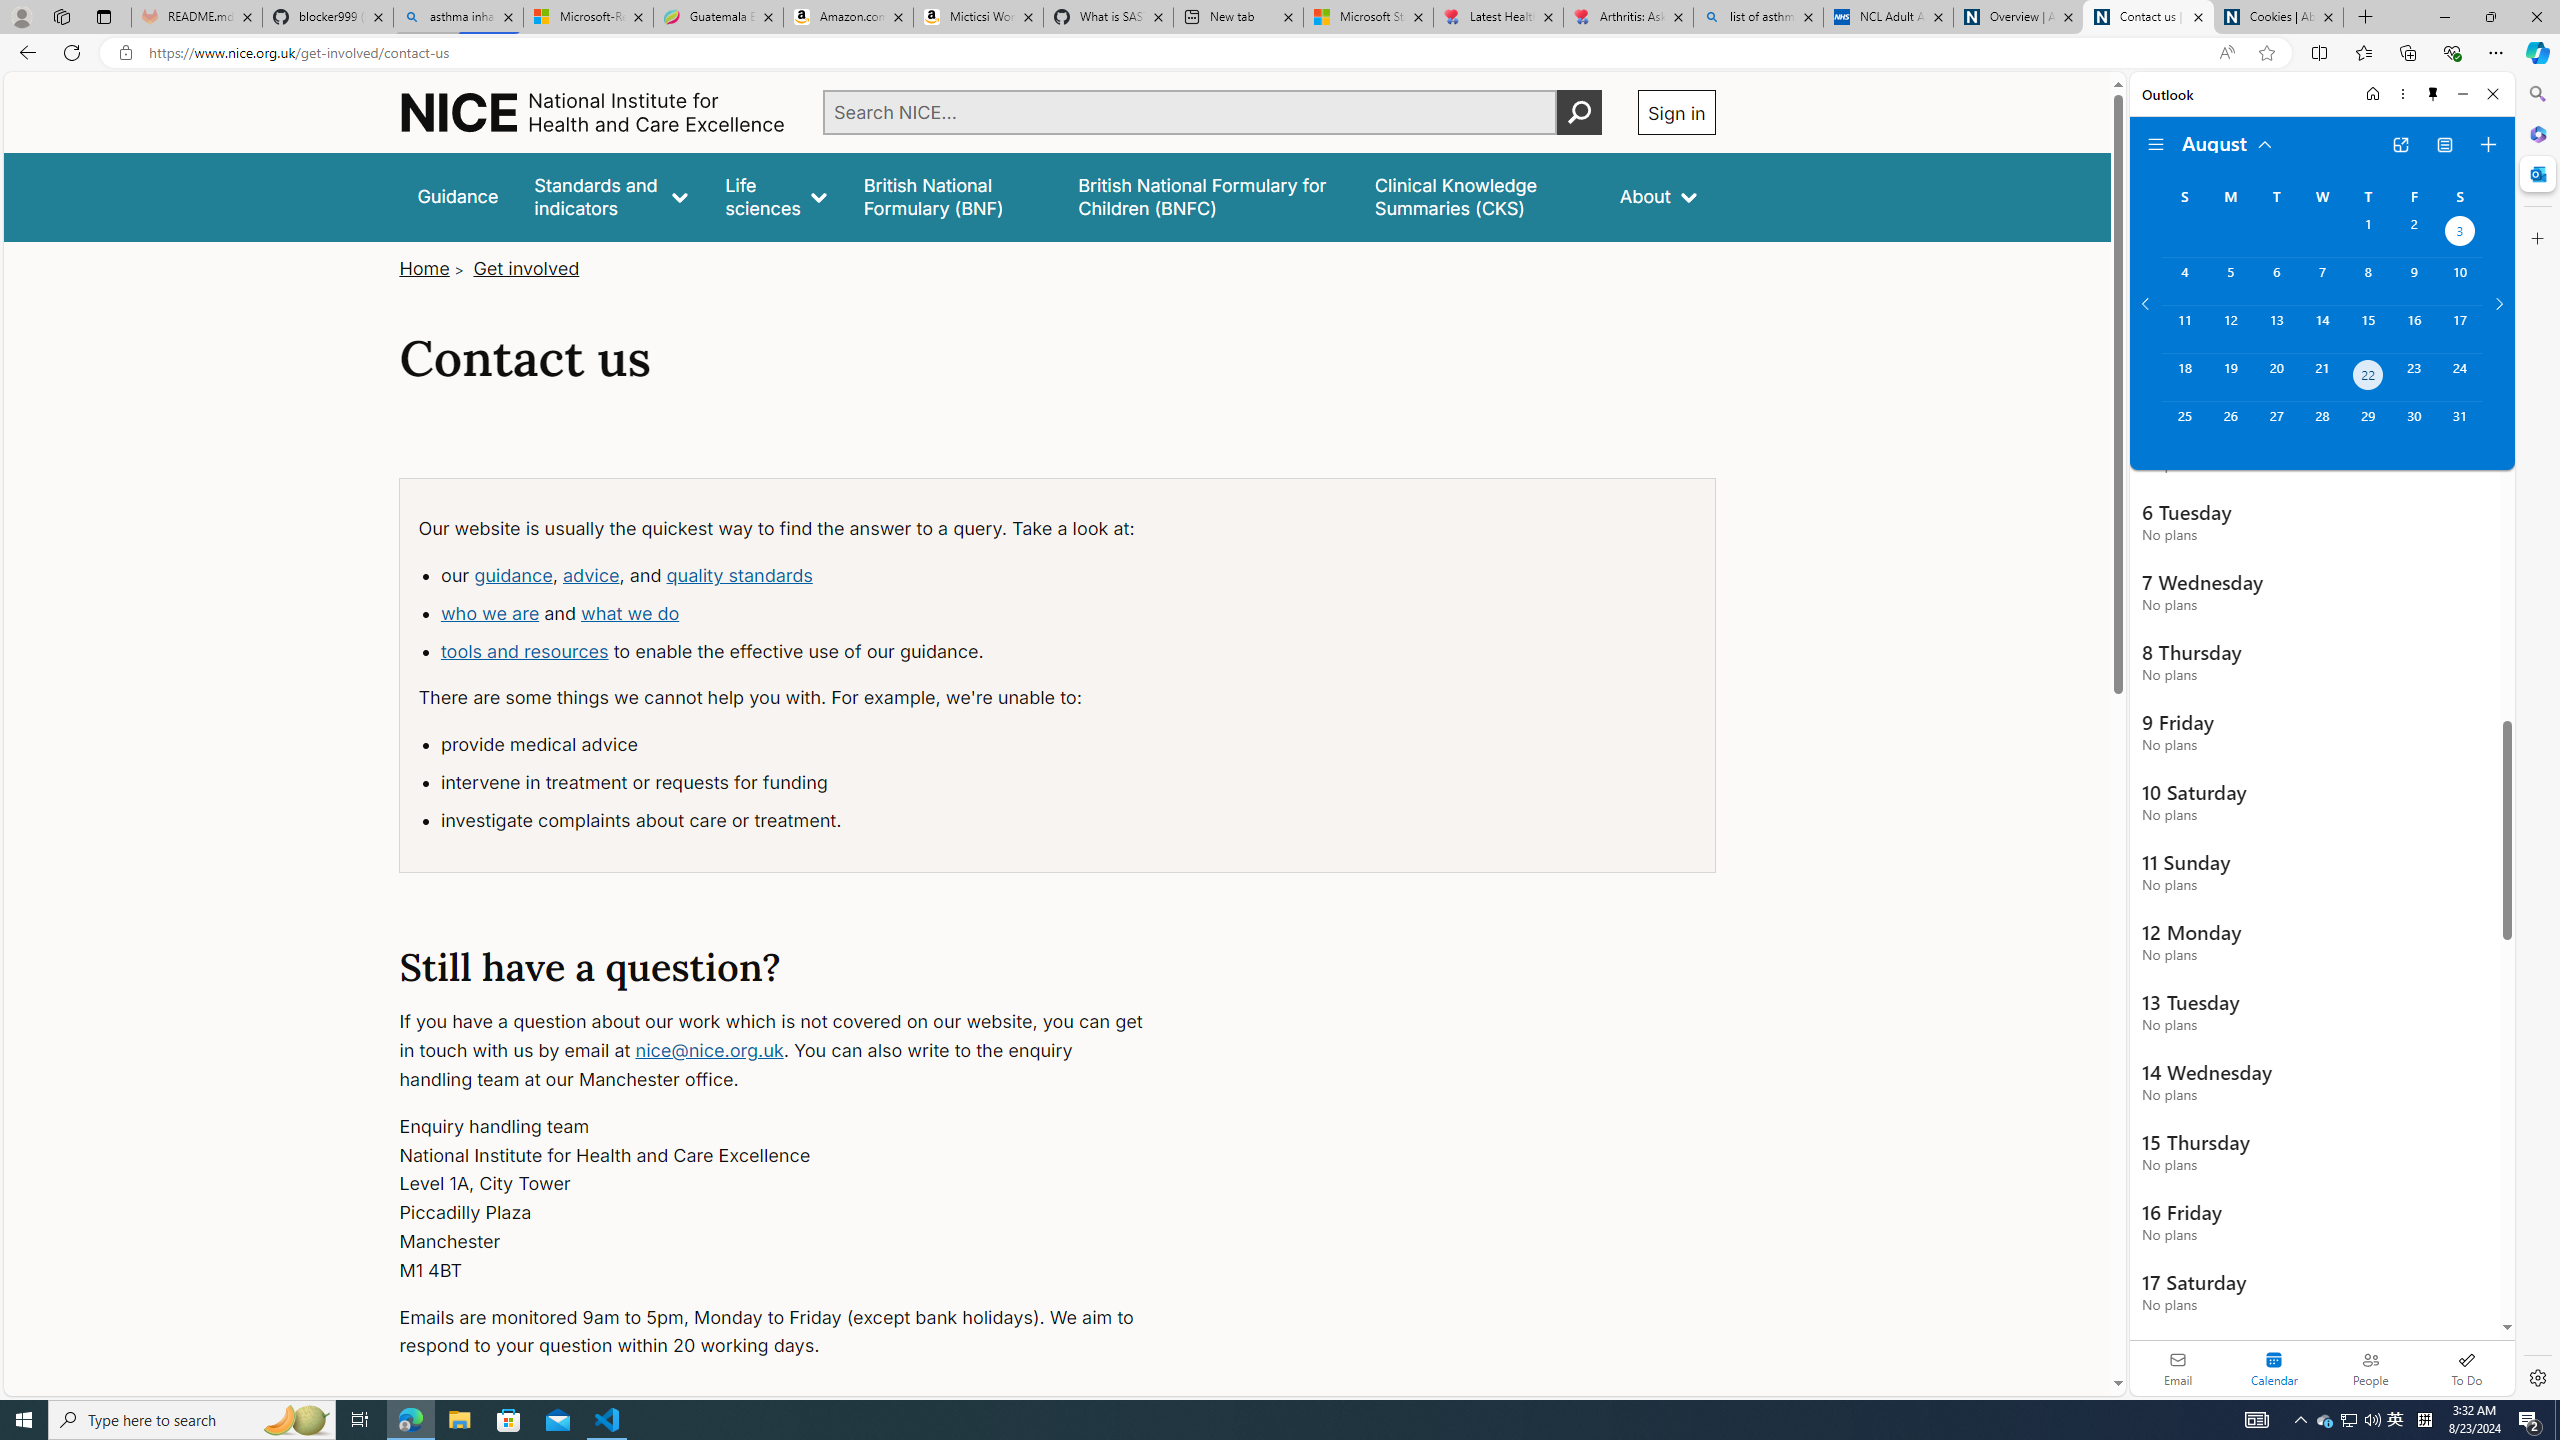 Image resolution: width=2560 pixels, height=1440 pixels. What do you see at coordinates (523, 650) in the screenshot?
I see `'tools and resources'` at bounding box center [523, 650].